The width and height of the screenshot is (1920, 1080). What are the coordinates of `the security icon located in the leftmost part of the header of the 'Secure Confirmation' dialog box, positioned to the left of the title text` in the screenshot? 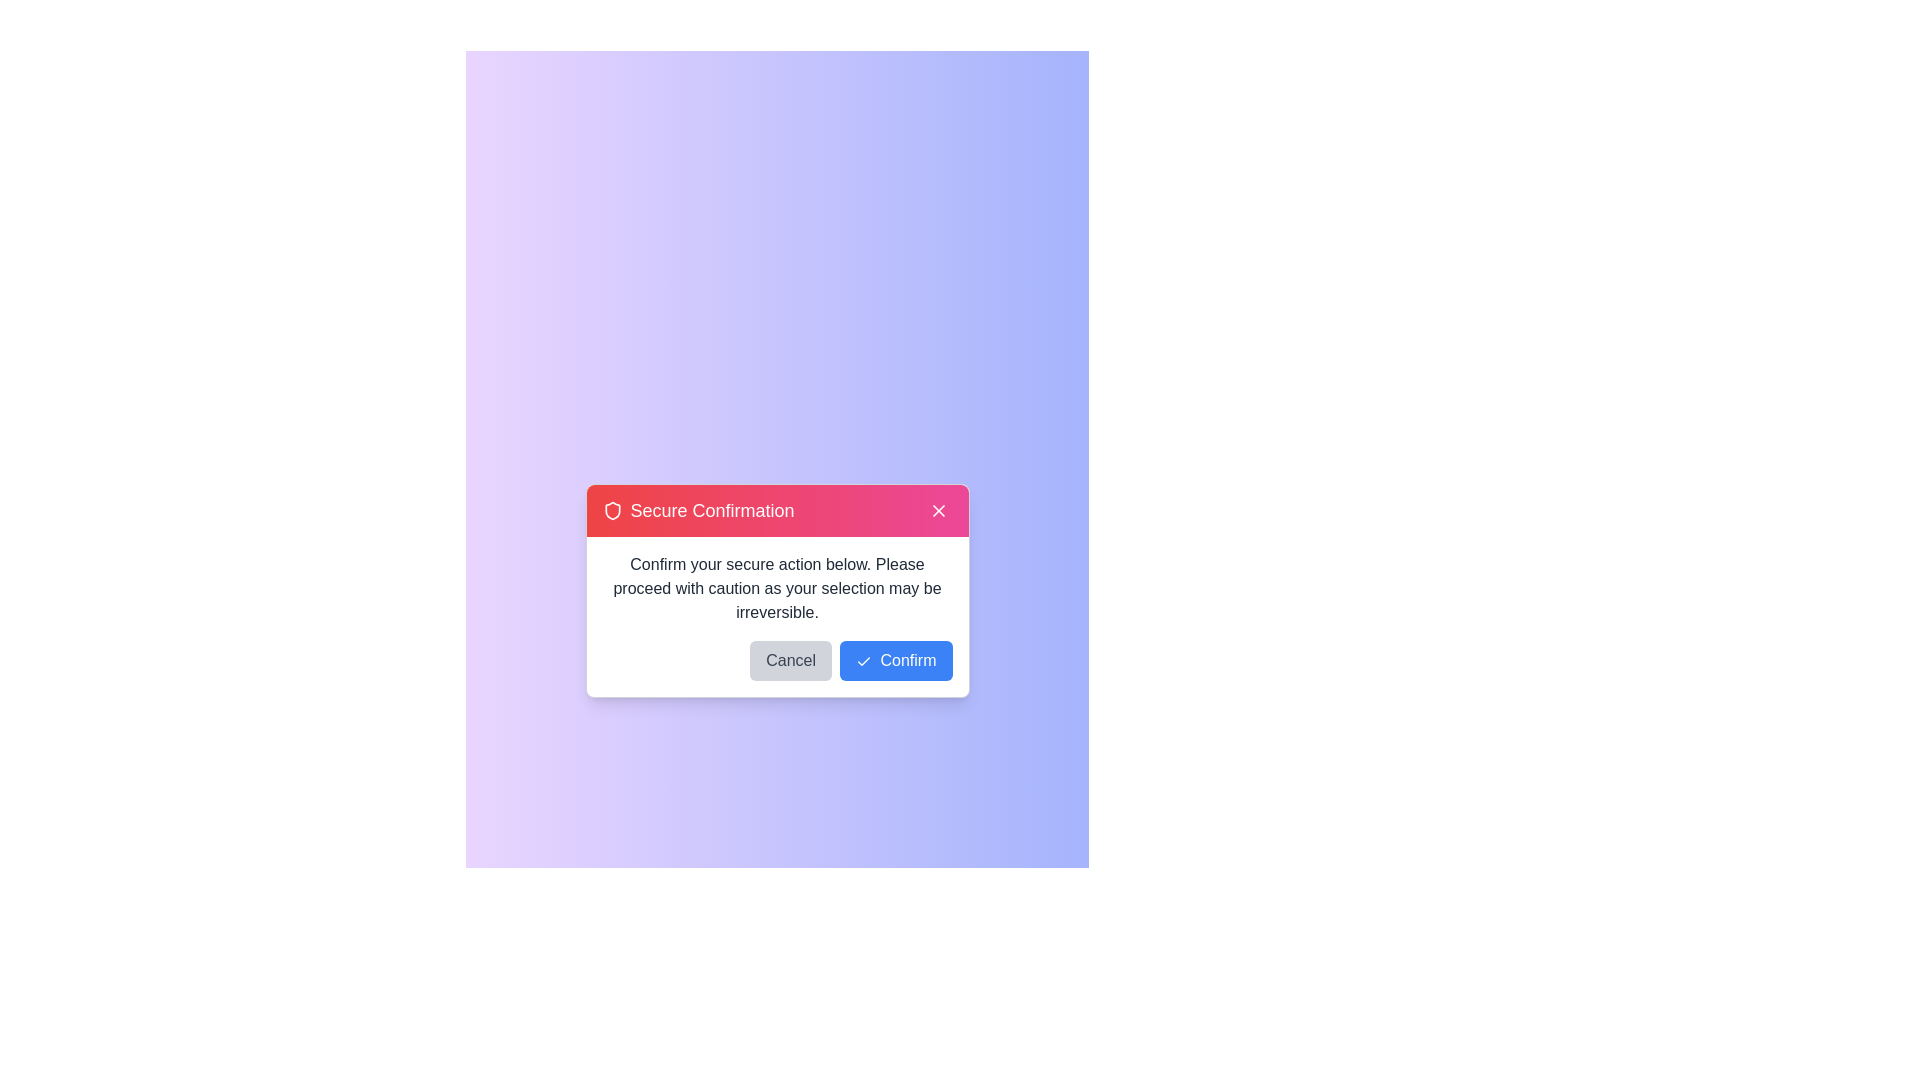 It's located at (611, 509).